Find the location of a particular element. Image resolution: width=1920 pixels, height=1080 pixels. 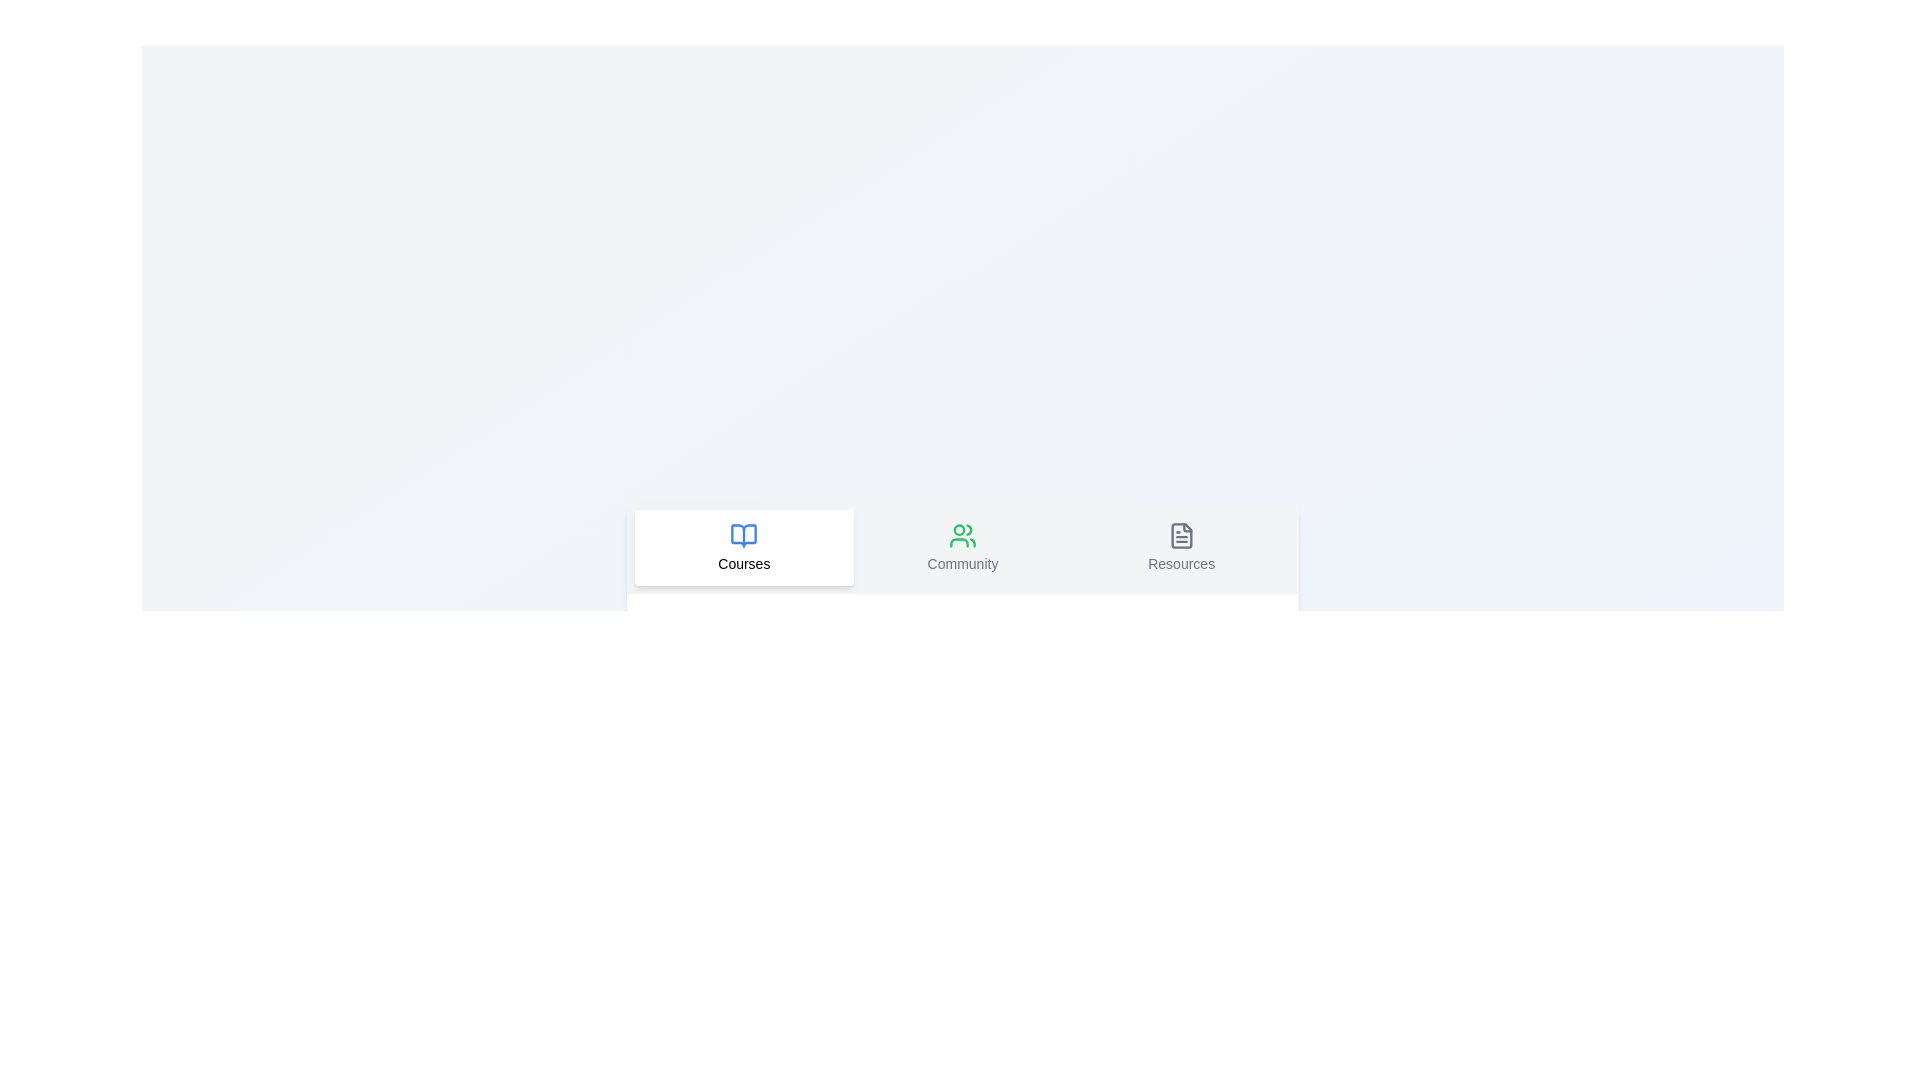

the tab Community to observe its visual change is located at coordinates (963, 547).